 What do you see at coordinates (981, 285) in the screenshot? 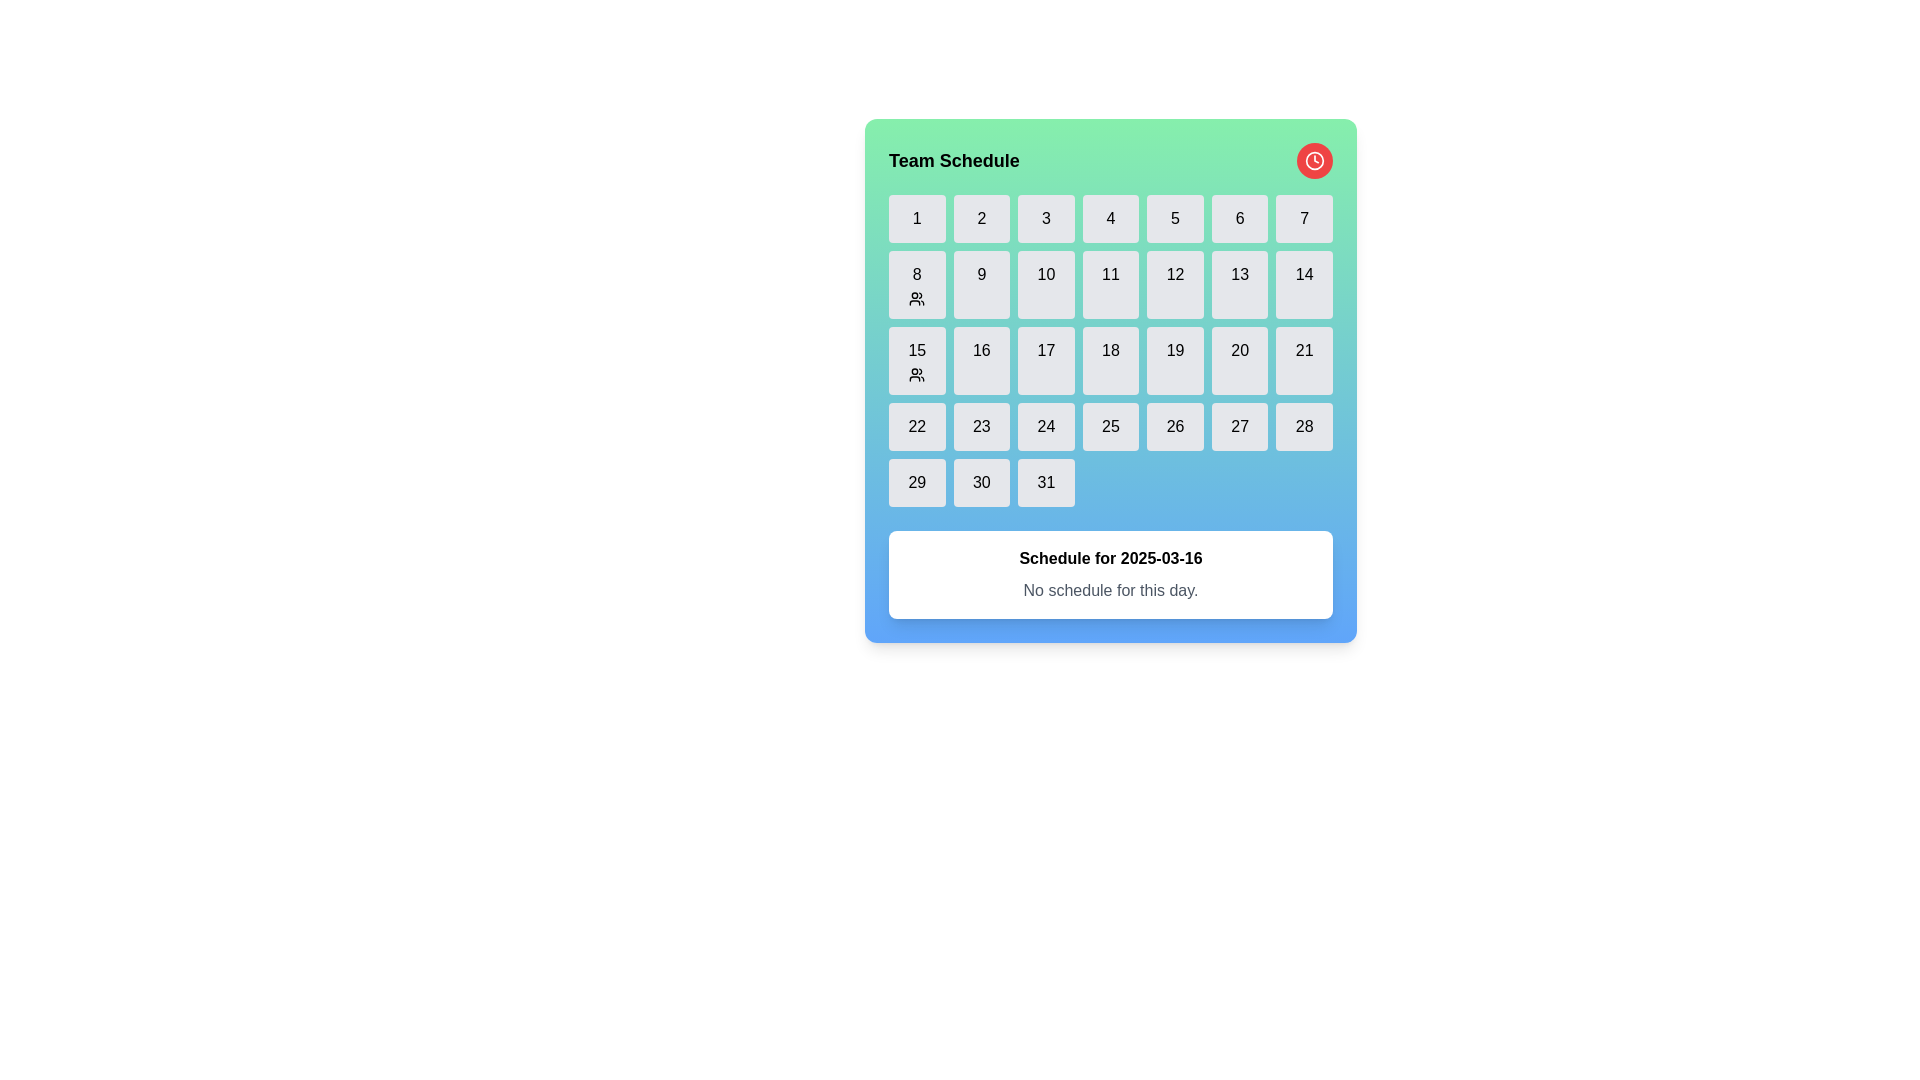
I see `the grid cell displaying the numeral '9' with a light gray background` at bounding box center [981, 285].